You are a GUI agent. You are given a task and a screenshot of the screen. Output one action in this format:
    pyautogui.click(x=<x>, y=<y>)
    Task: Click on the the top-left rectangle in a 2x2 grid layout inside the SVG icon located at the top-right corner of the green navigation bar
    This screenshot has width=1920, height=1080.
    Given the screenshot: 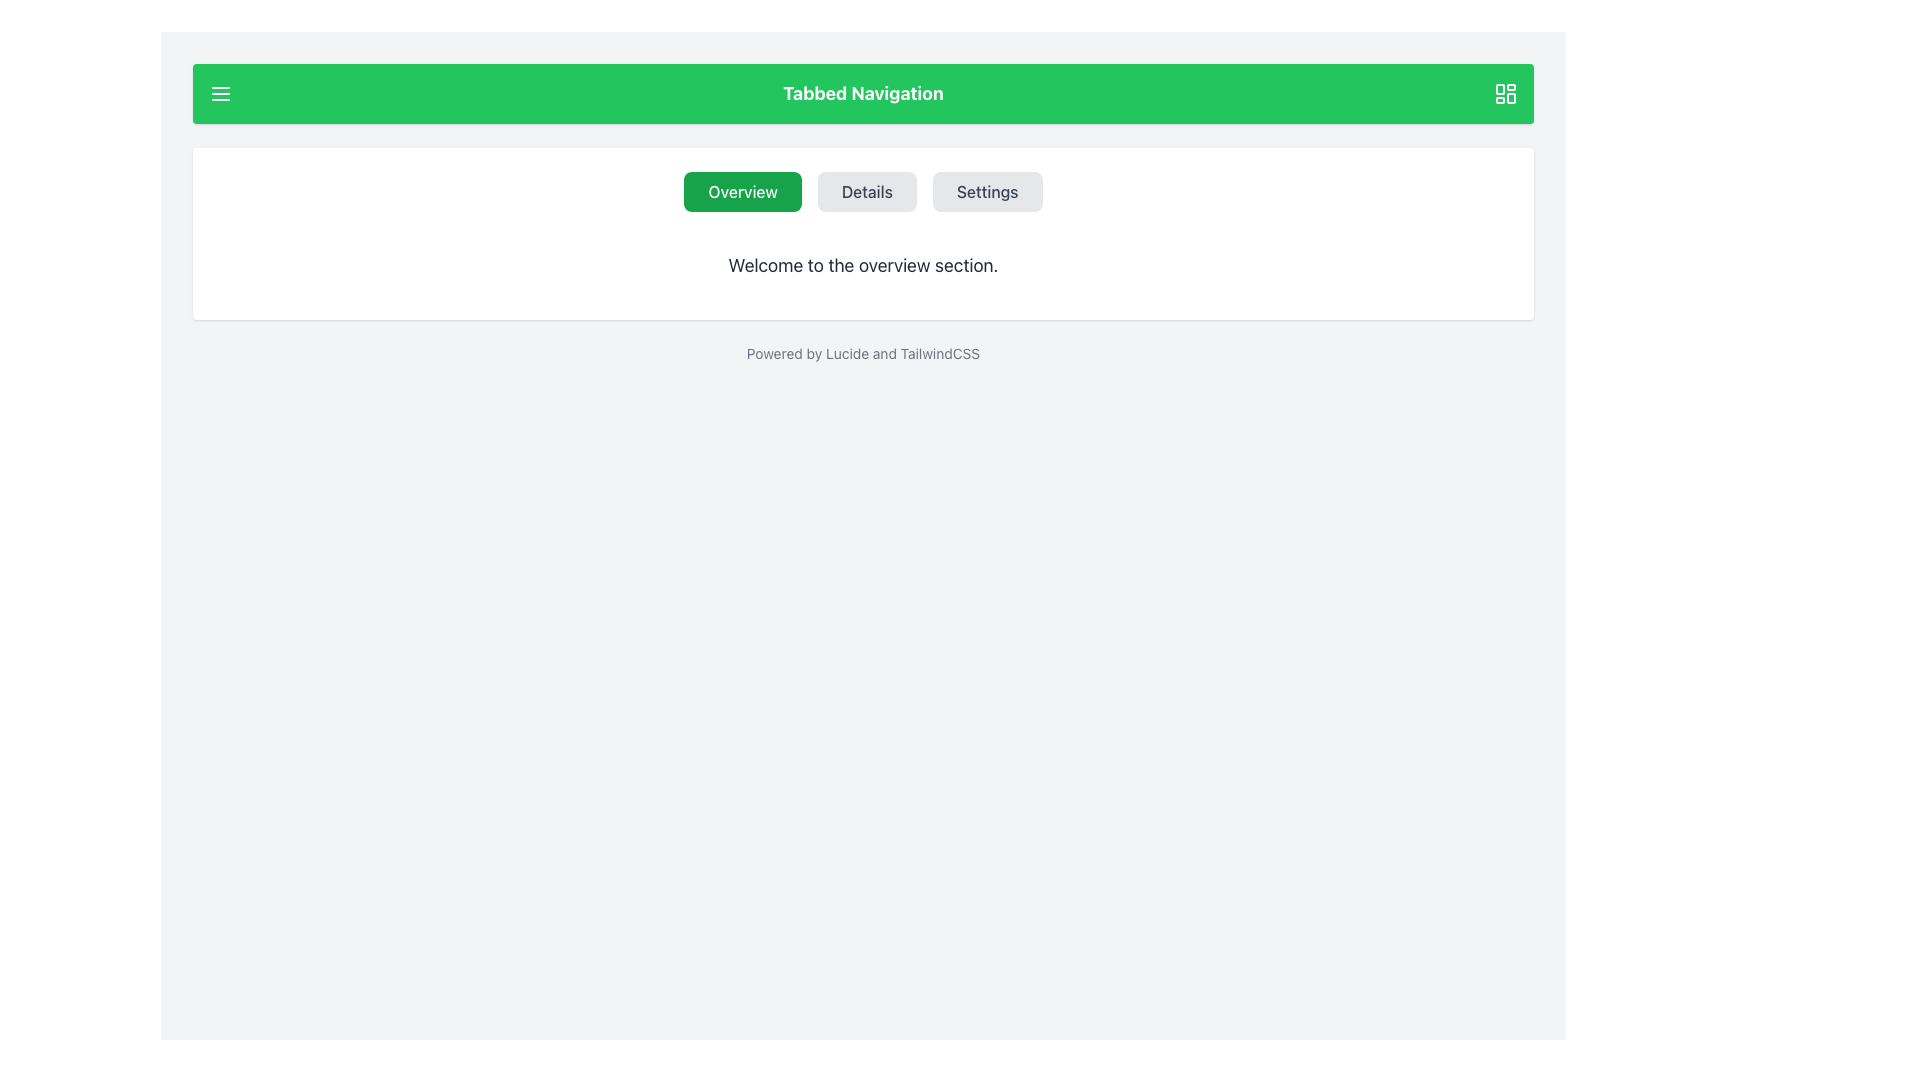 What is the action you would take?
    pyautogui.click(x=1500, y=88)
    